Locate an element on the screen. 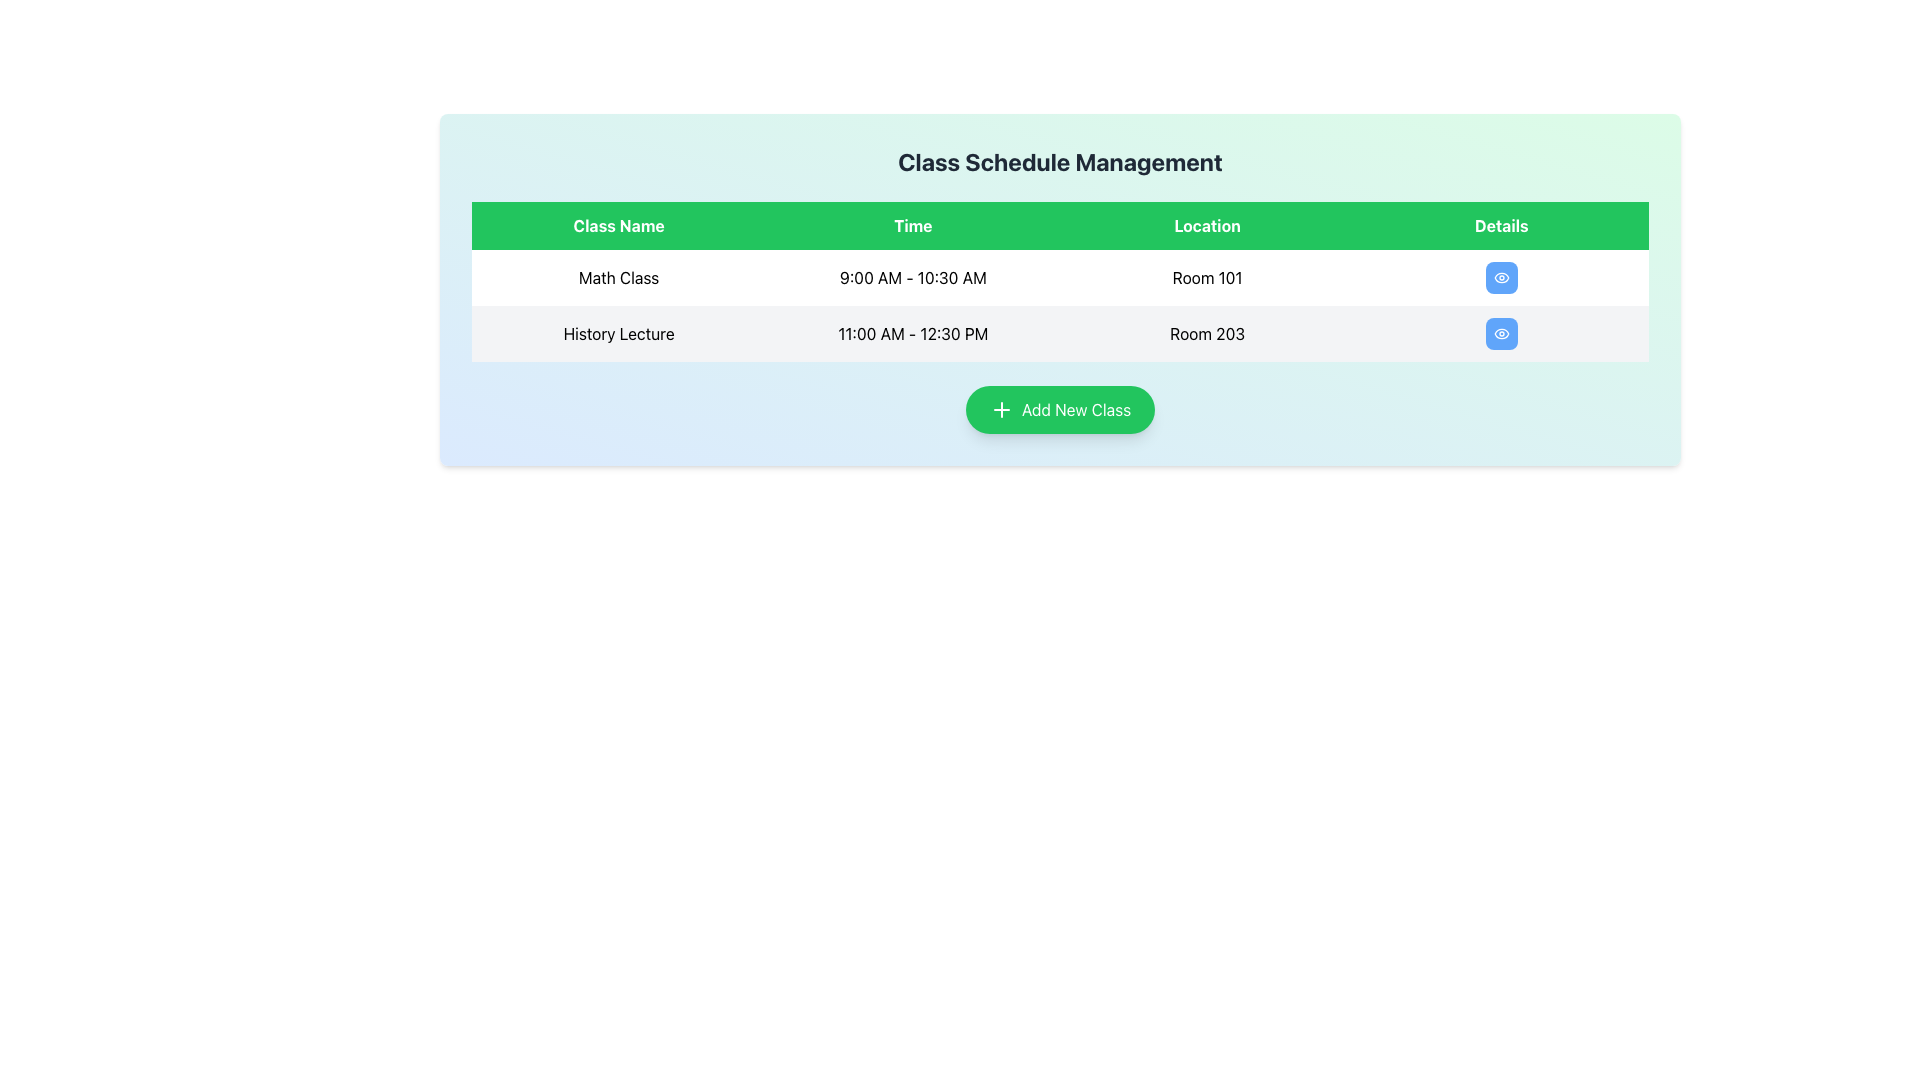 Image resolution: width=1920 pixels, height=1080 pixels. the 'Time' label which is the second column header in the table, positioned between the 'Class Name' and 'Location' columns, with a green background and white bold text is located at coordinates (912, 225).